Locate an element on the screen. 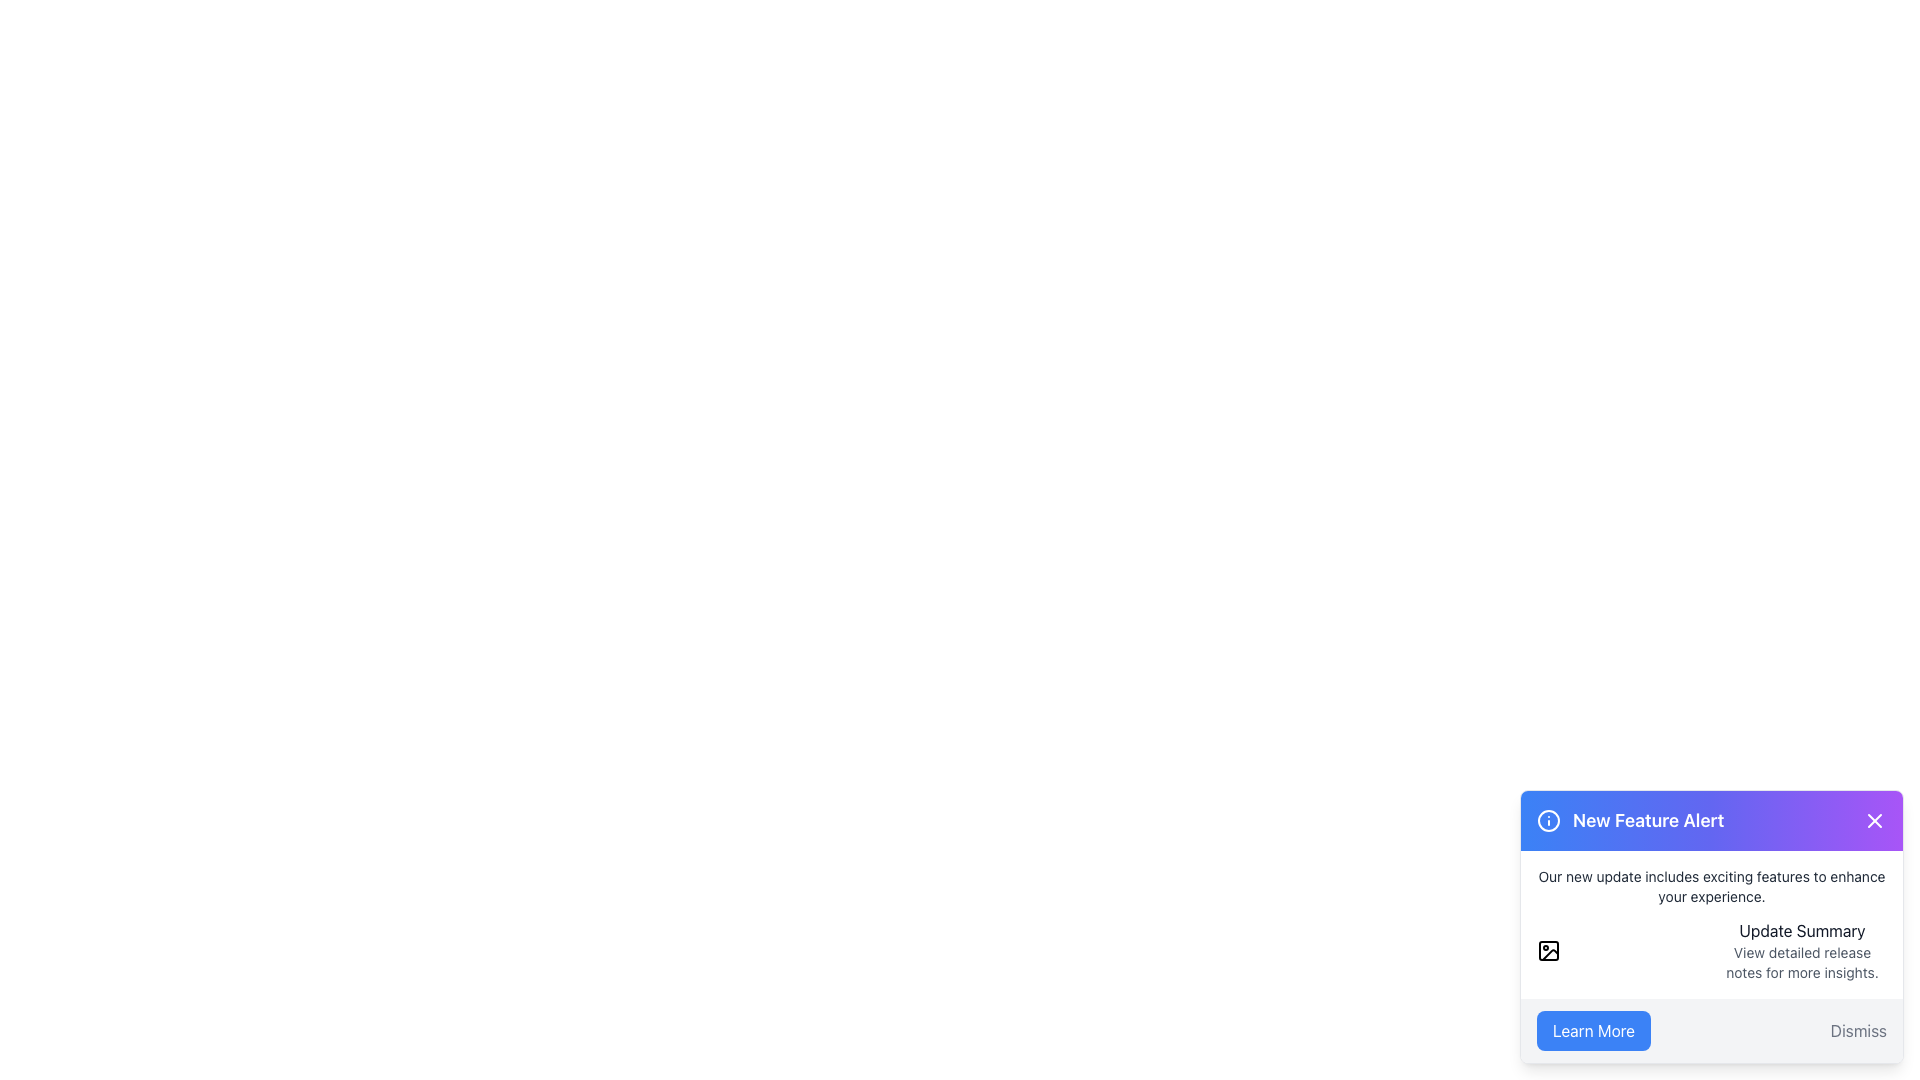  the close button, which is a small white cross icon on a purple gradient background in the top-right corner of the notification card is located at coordinates (1874, 821).